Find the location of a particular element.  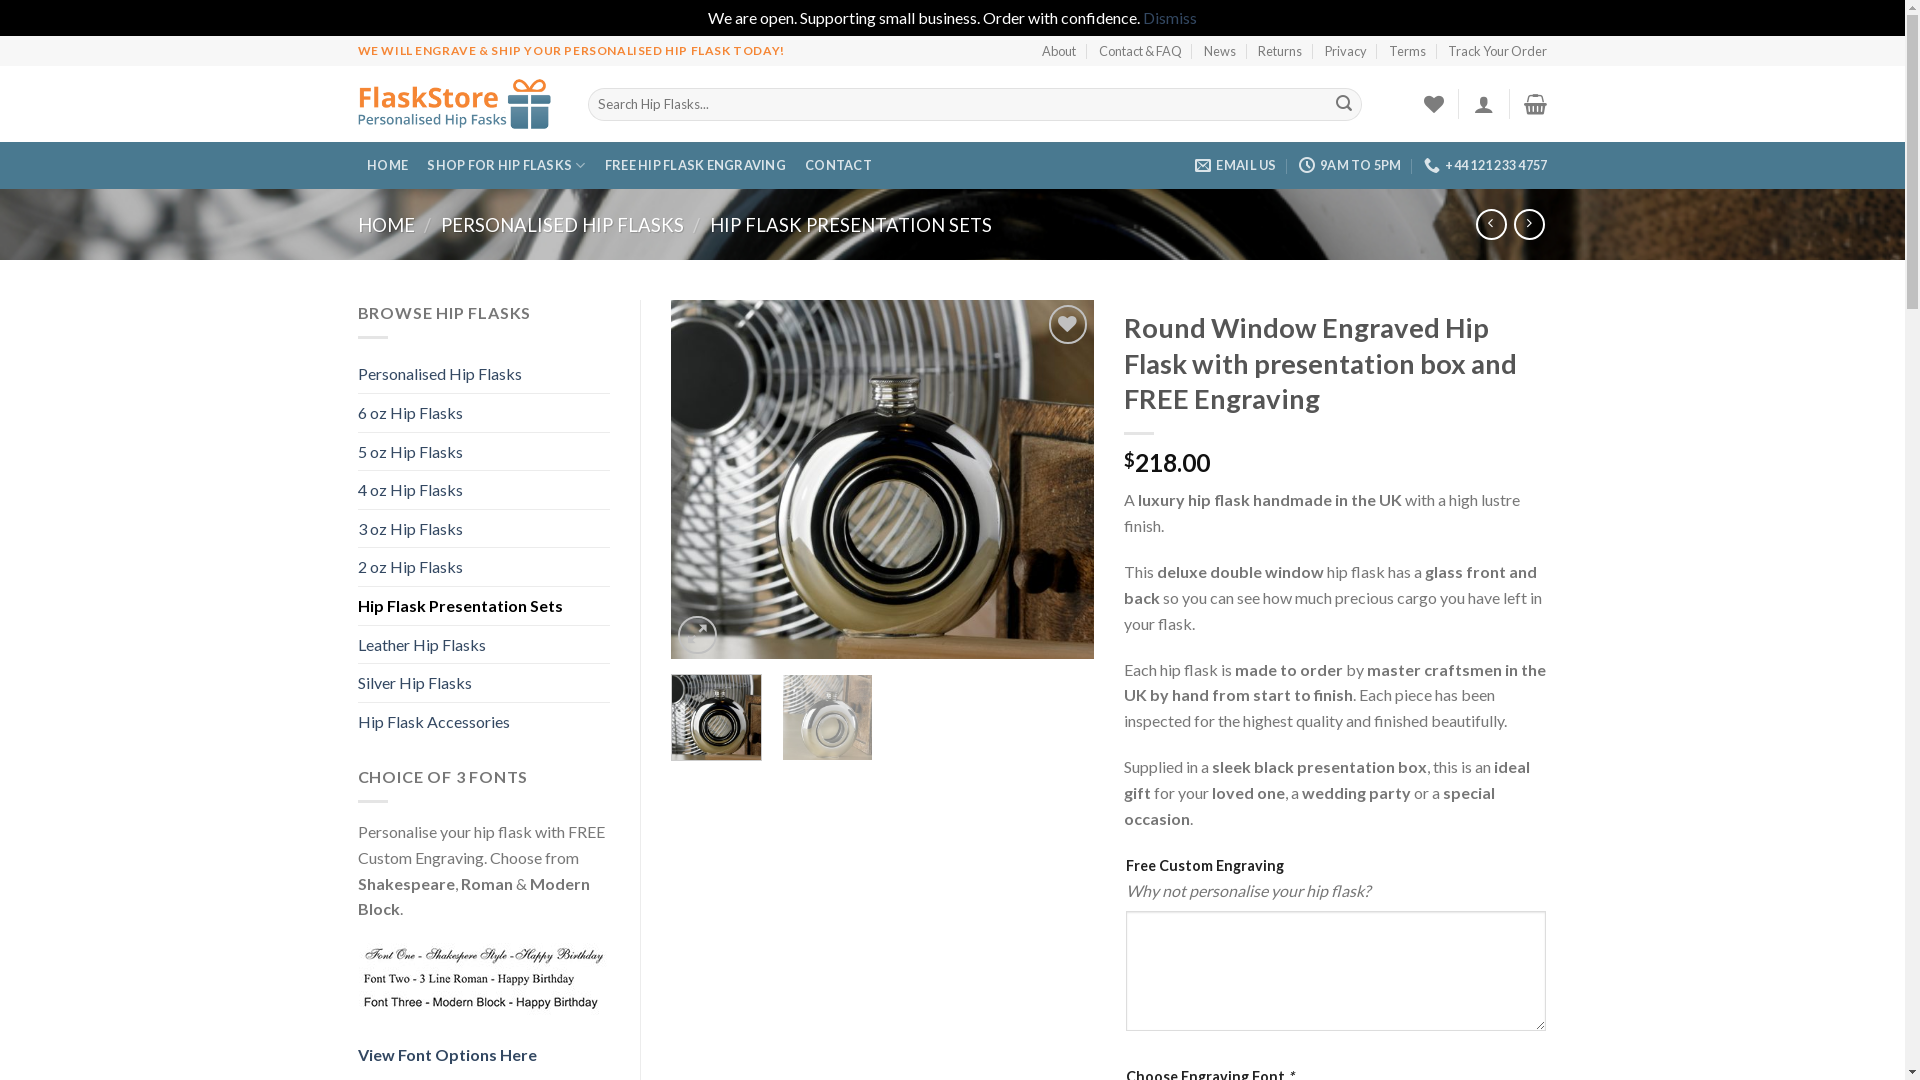

'PERSONALISED HIP FLASKS' is located at coordinates (561, 224).